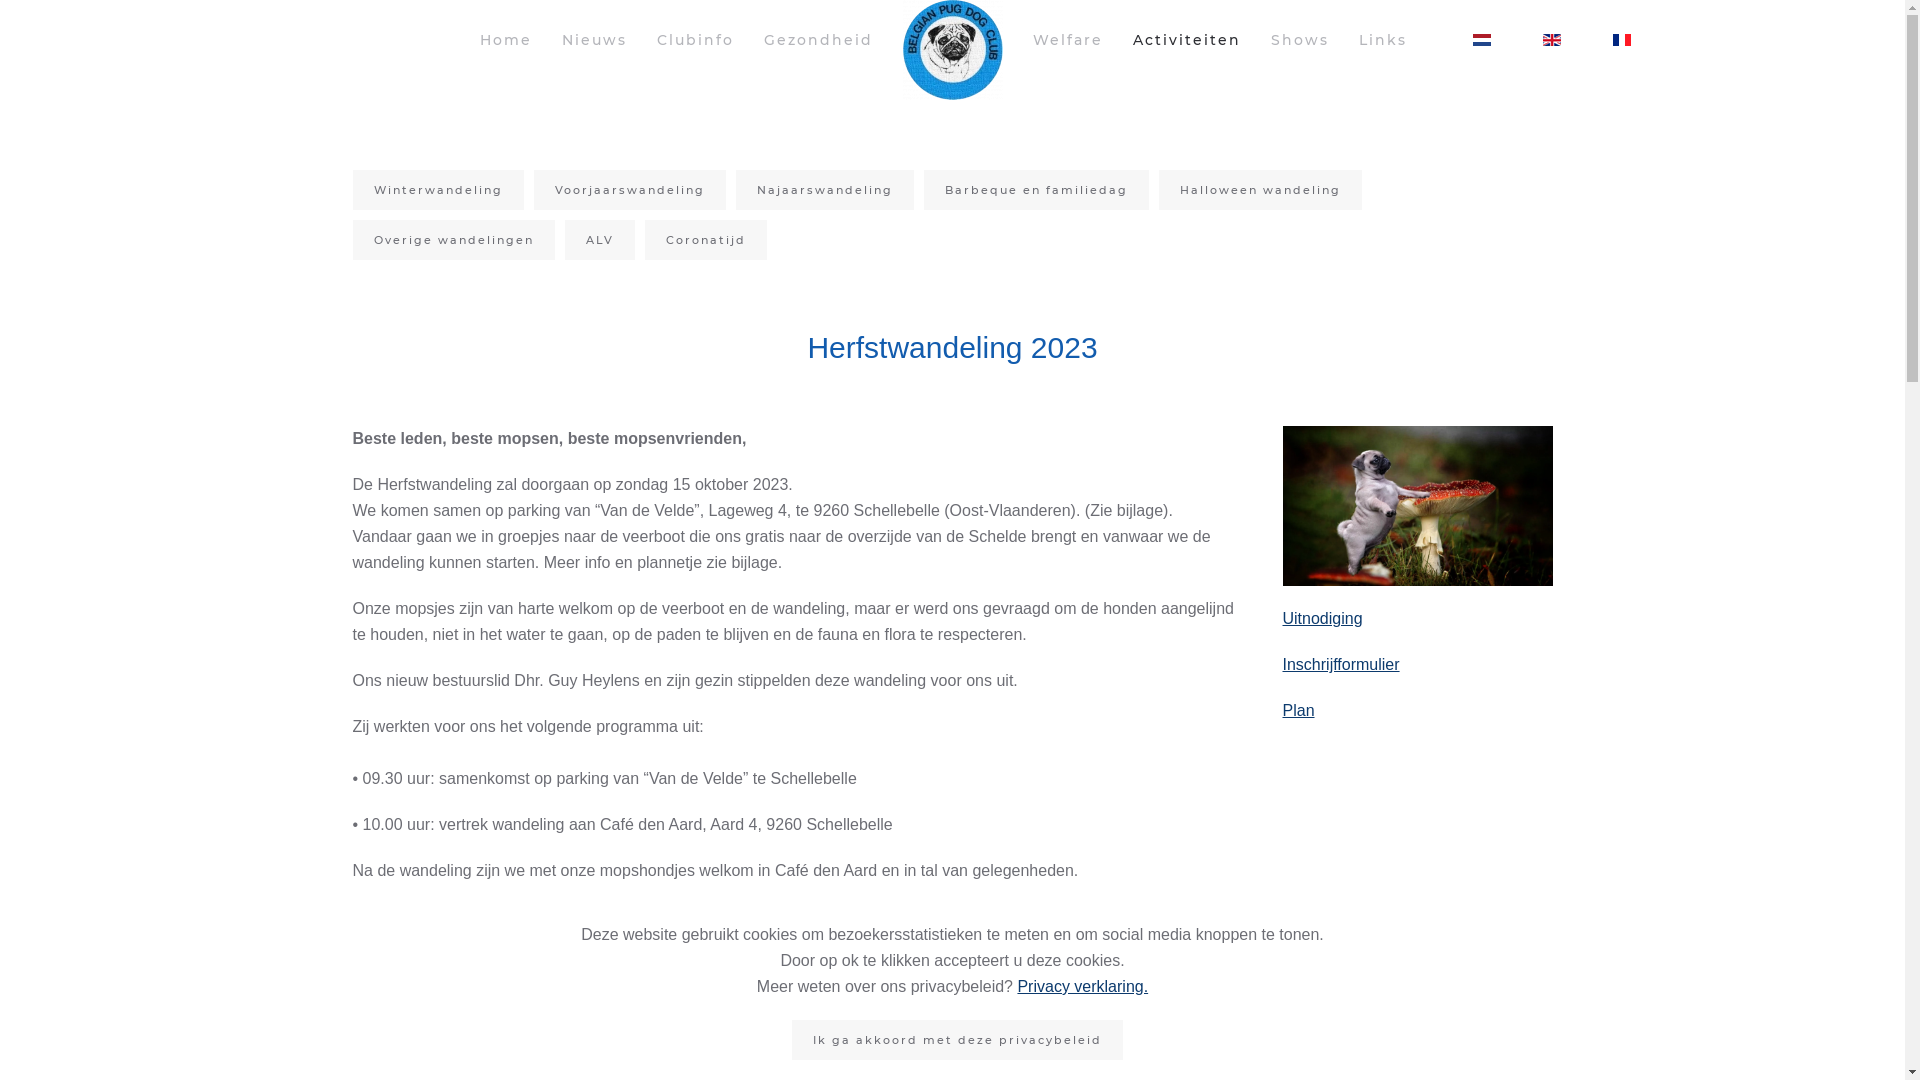  What do you see at coordinates (705, 238) in the screenshot?
I see `'Coronatijd'` at bounding box center [705, 238].